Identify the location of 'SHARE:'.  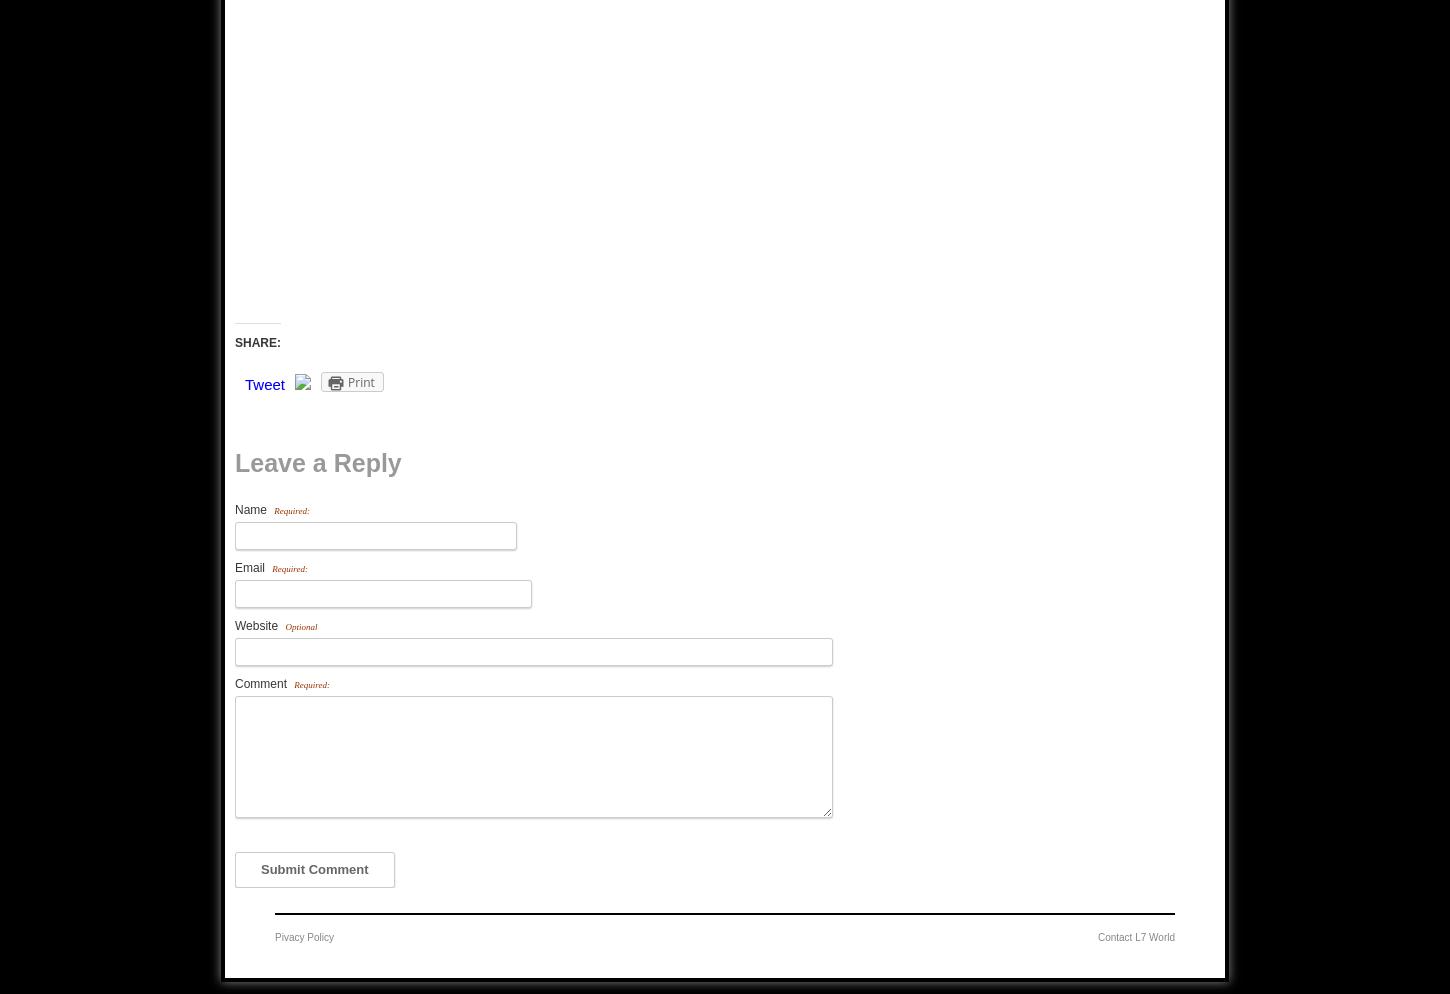
(257, 342).